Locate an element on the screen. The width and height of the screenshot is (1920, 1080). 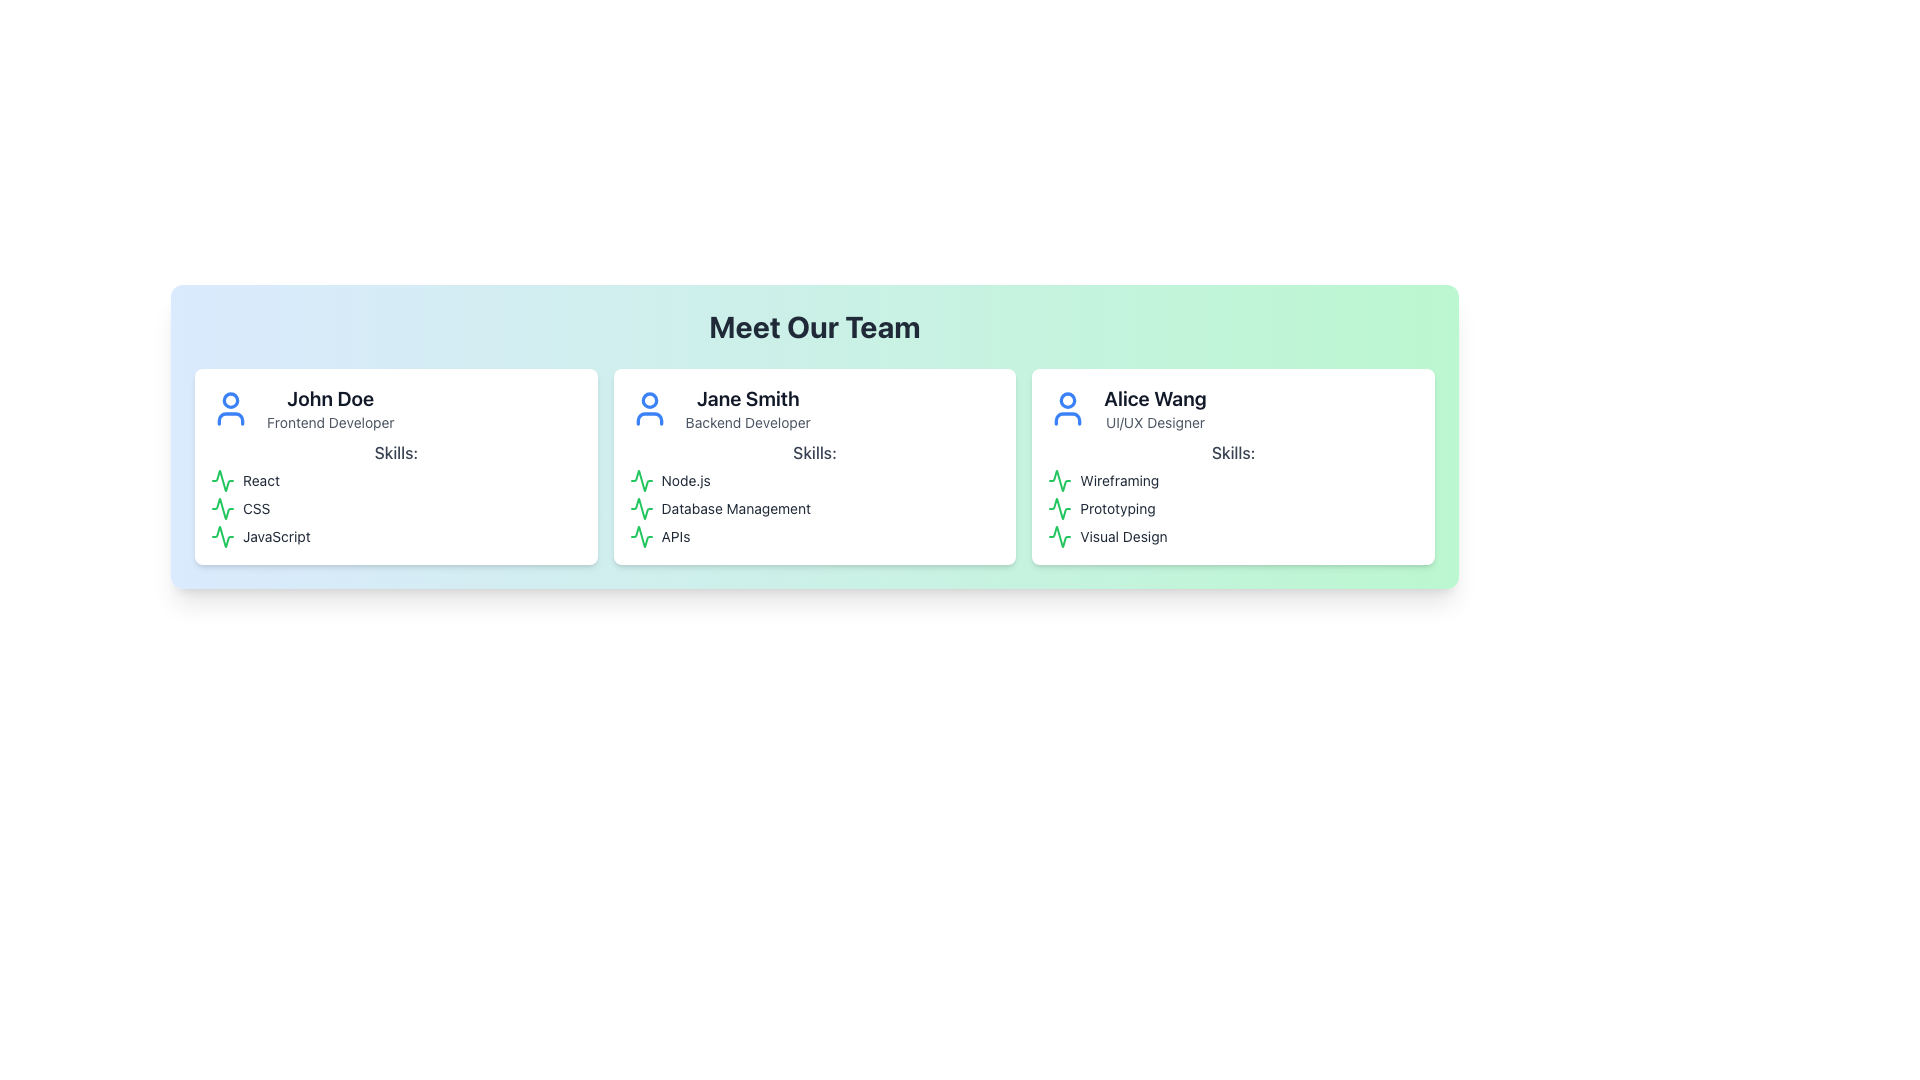
the CSS skill icon located under the 'John Doe' card in the 'Meet Our Team' section is located at coordinates (222, 508).